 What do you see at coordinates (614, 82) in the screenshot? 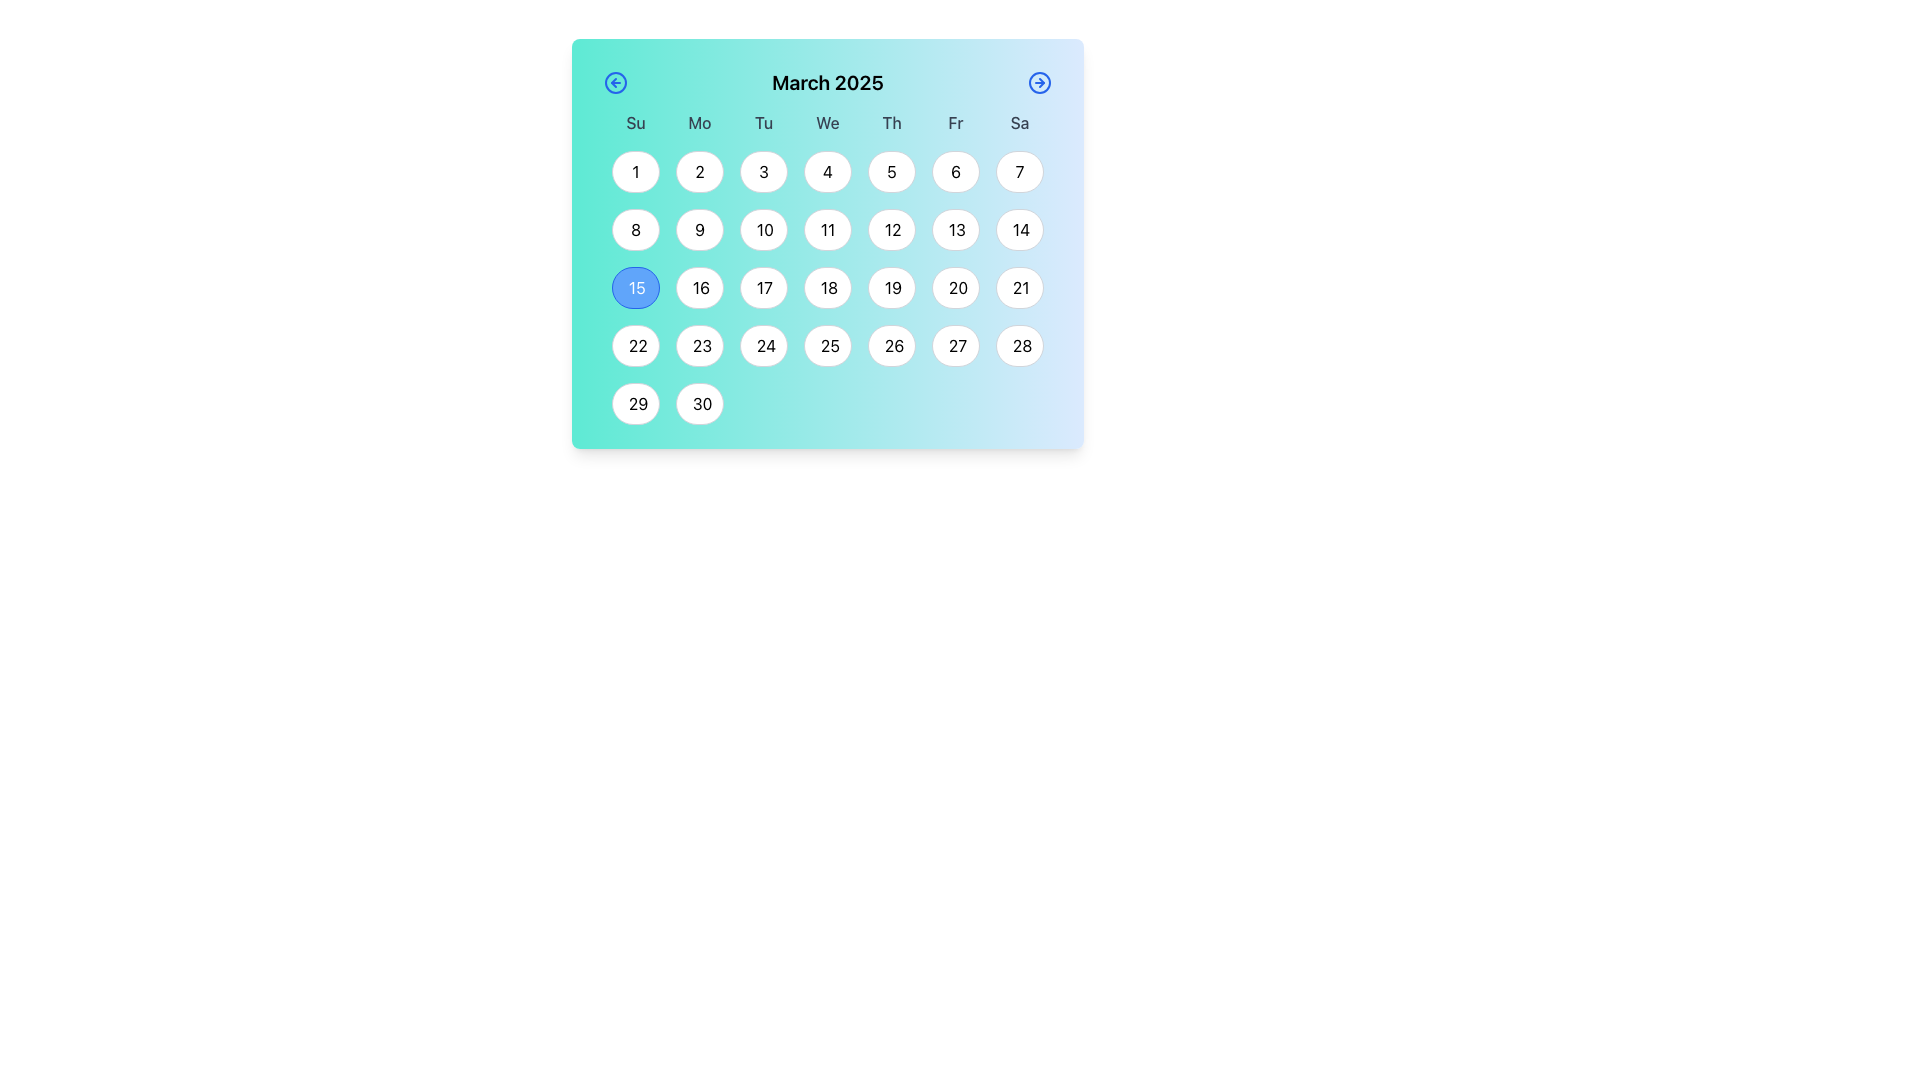
I see `the blue circular icon with a left-pointing arrow in the upper-left corner of the calendar interface` at bounding box center [614, 82].